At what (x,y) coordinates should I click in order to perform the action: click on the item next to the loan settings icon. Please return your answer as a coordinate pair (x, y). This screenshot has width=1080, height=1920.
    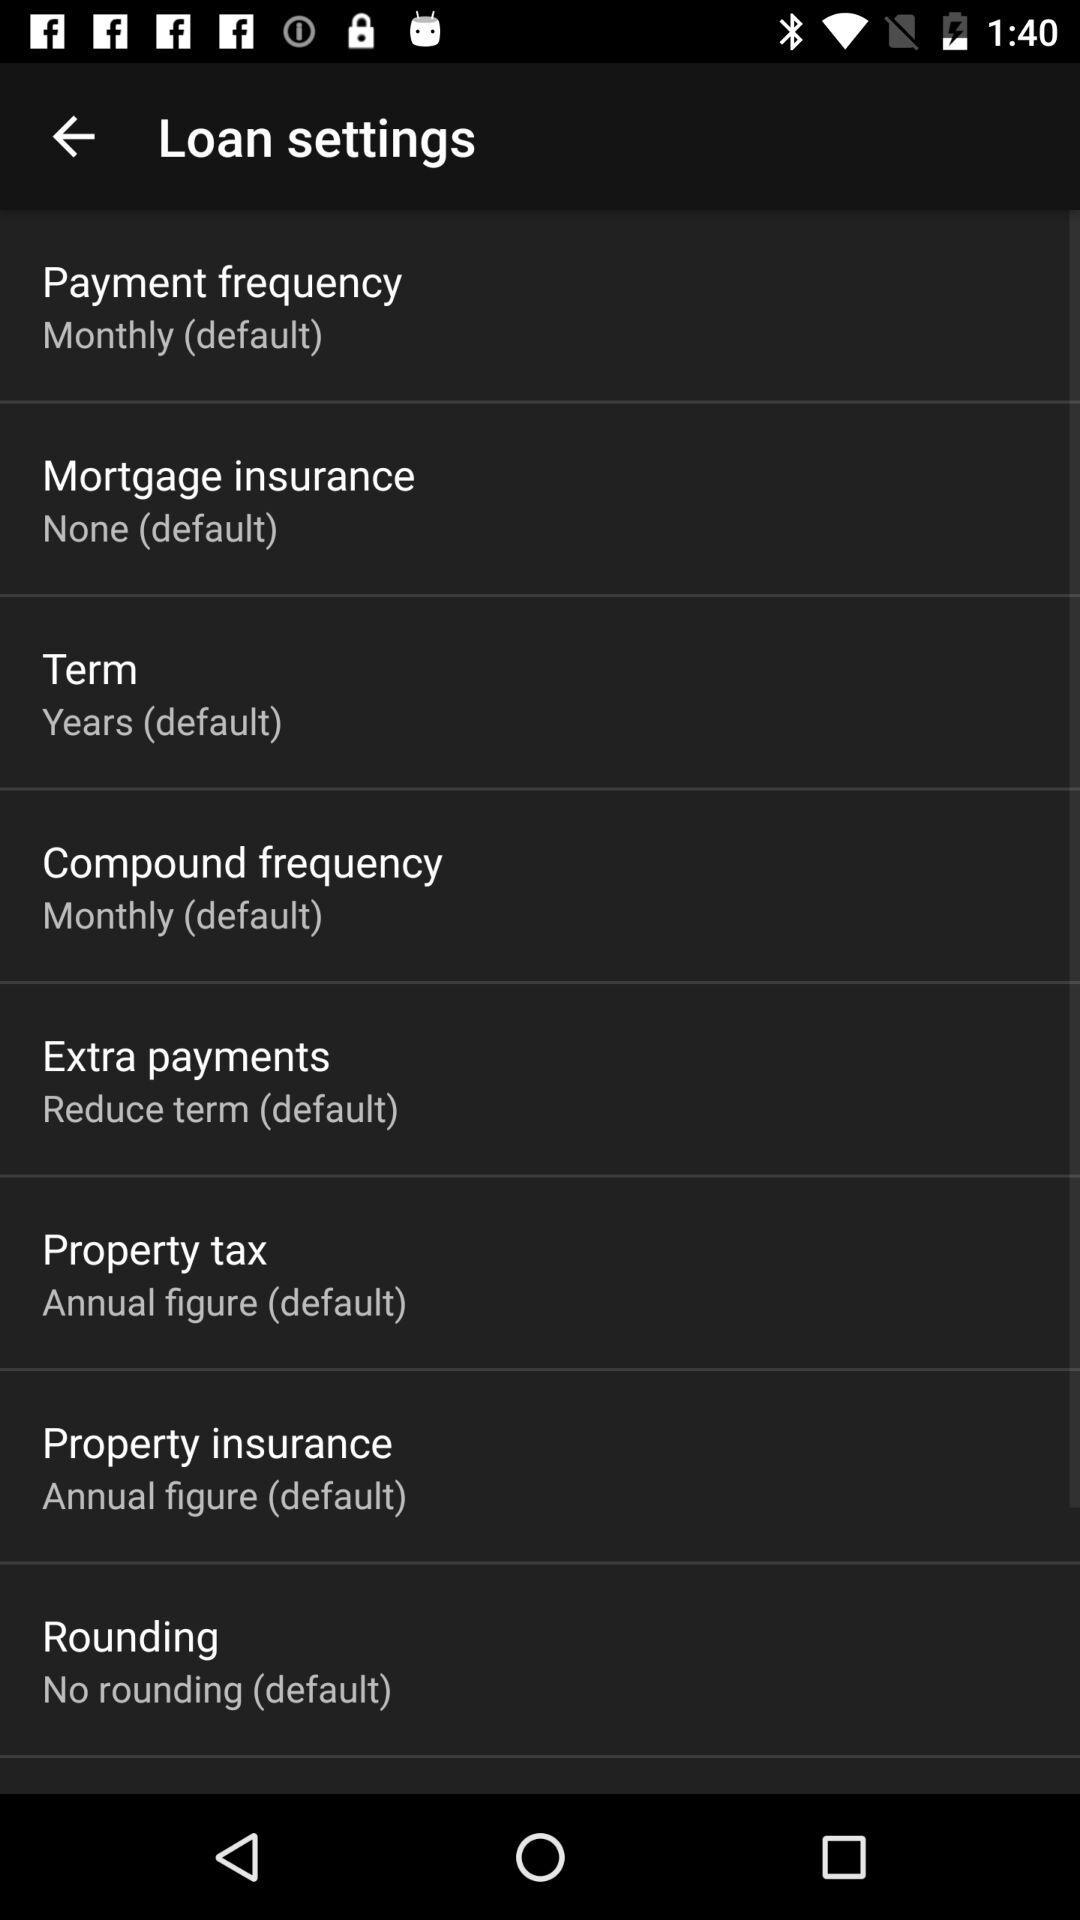
    Looking at the image, I should click on (72, 135).